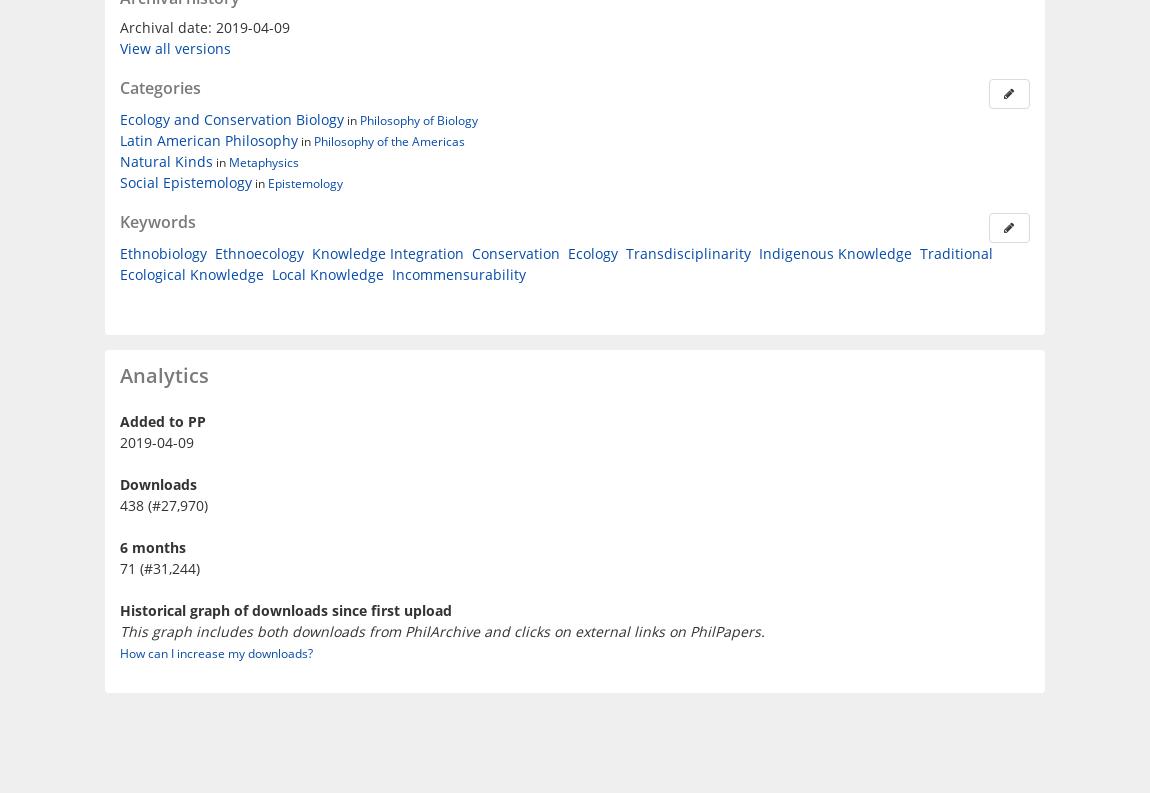 This screenshot has height=793, width=1150. I want to click on 'Archival date: 2019-04-09', so click(204, 25).